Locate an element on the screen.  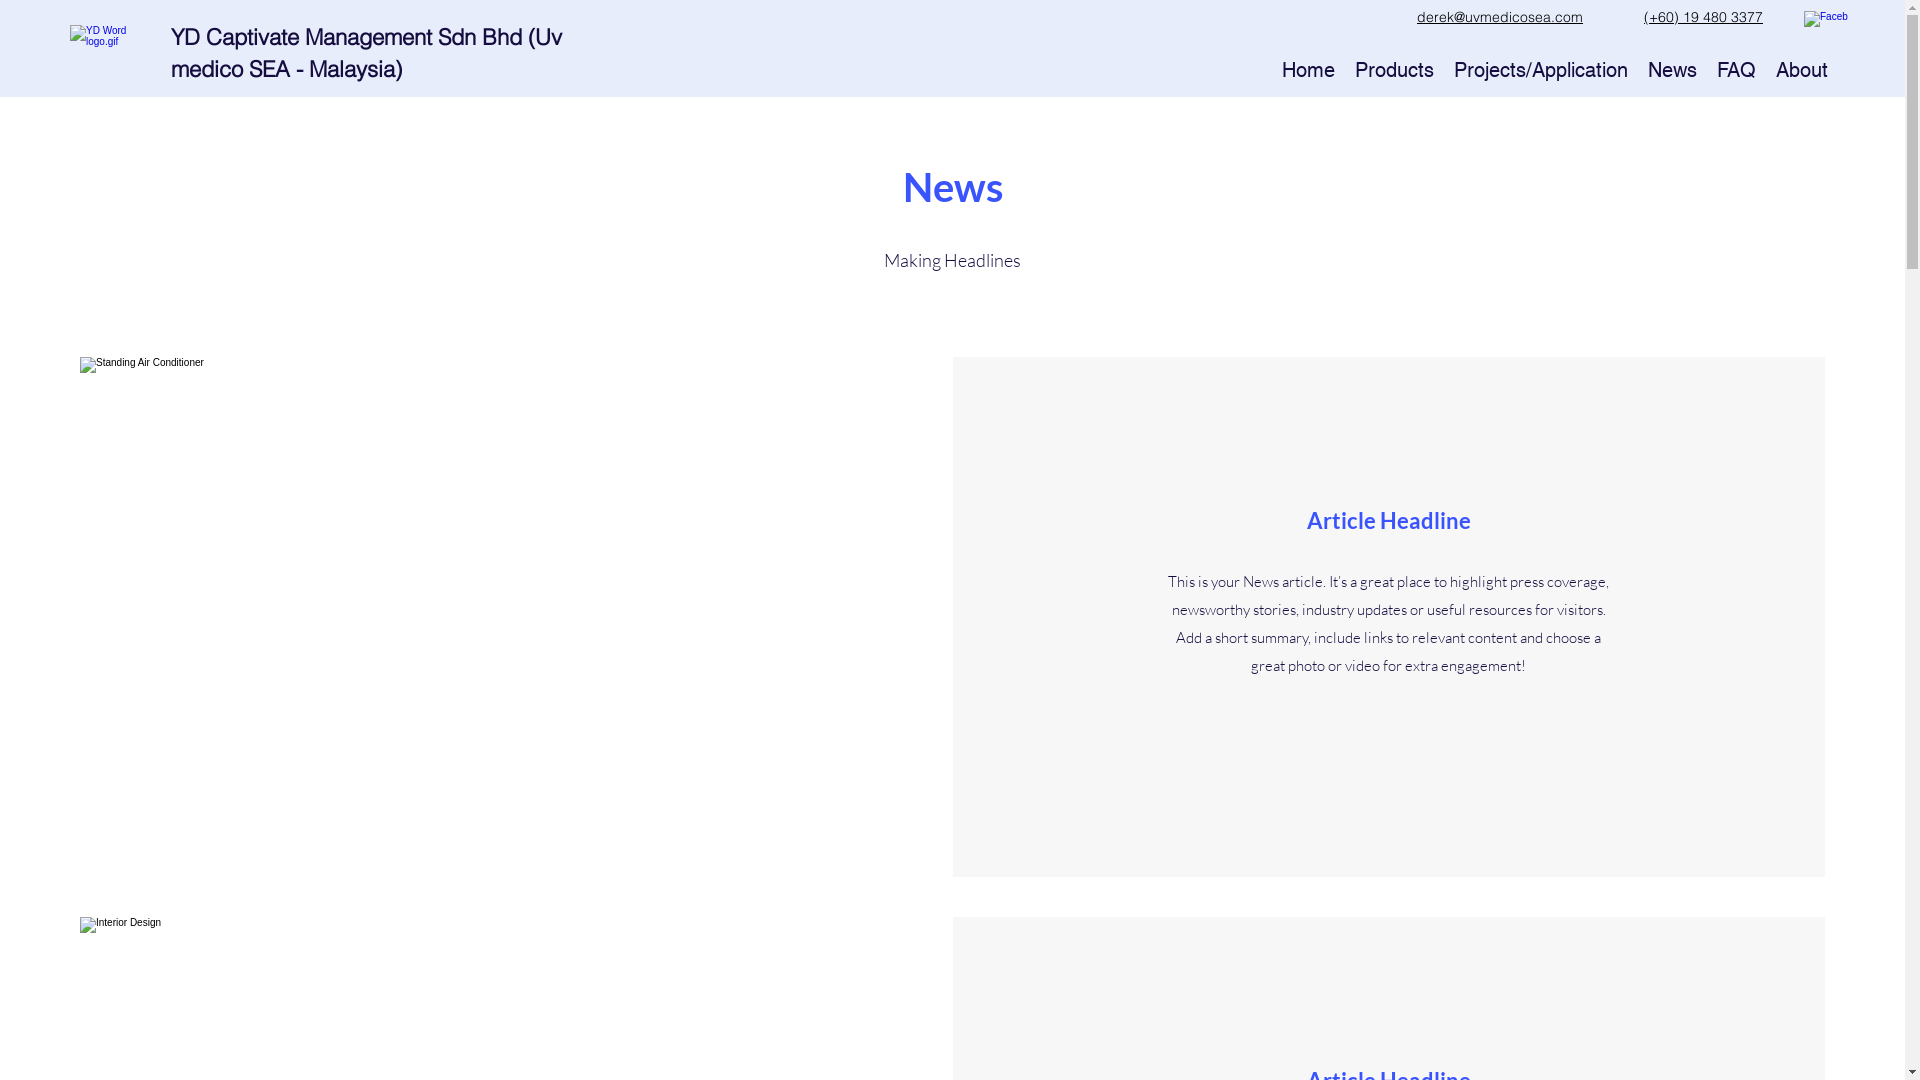
'Projects/Application' is located at coordinates (1539, 68).